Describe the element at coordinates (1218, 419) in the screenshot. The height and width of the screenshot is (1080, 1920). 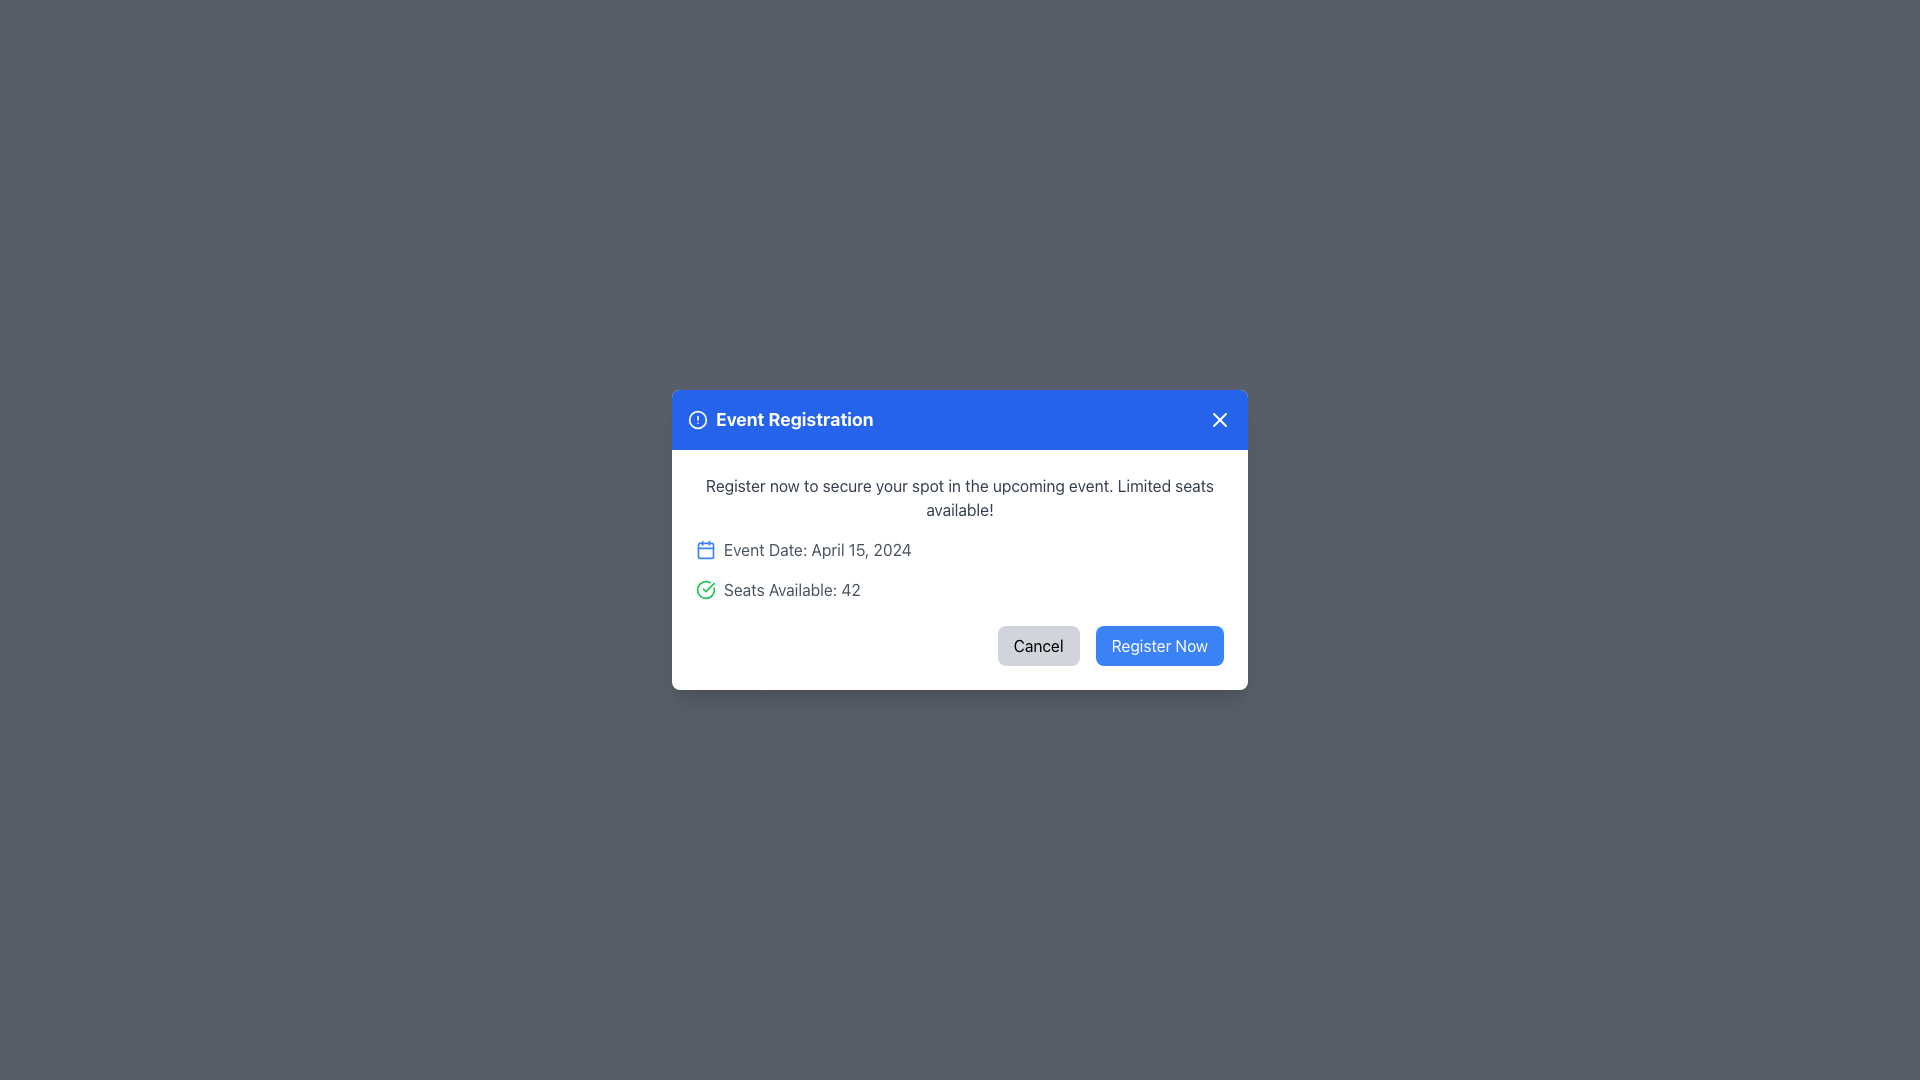
I see `the 'X' icon button located in the top-right corner of the blue header bar labeled 'Event Registration'` at that location.